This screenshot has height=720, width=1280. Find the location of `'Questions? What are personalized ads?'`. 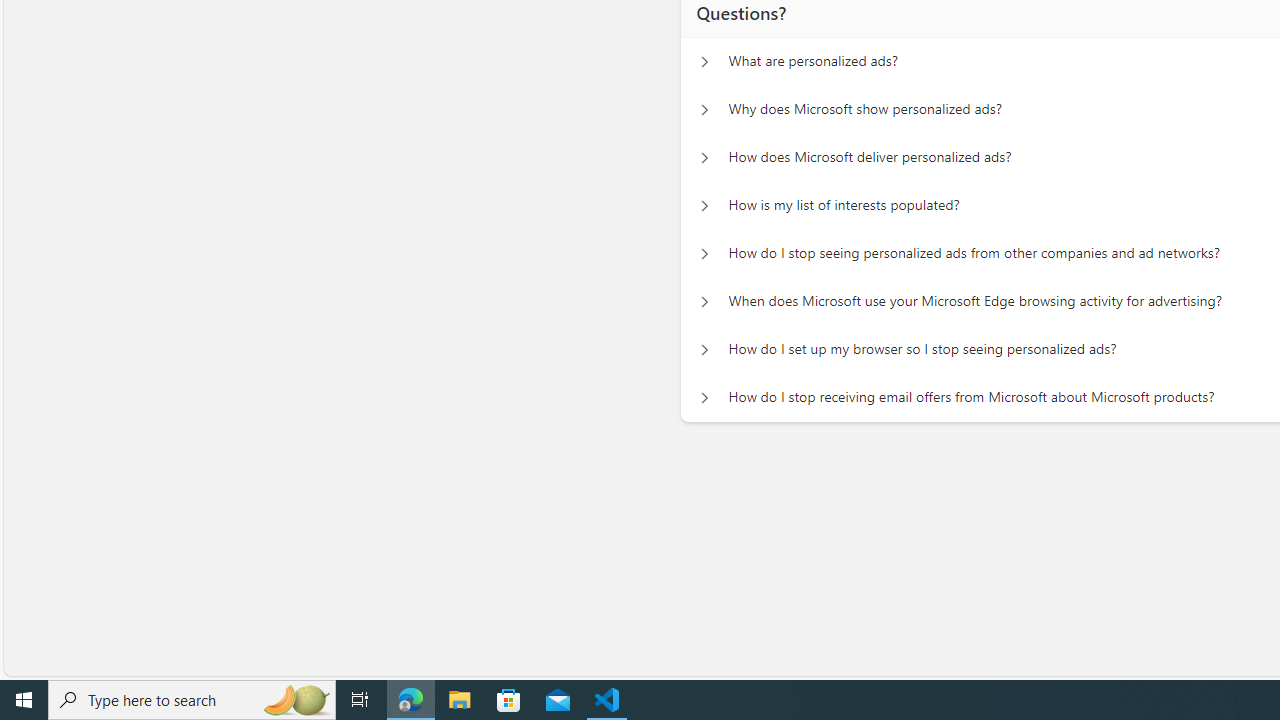

'Questions? What are personalized ads?' is located at coordinates (704, 61).